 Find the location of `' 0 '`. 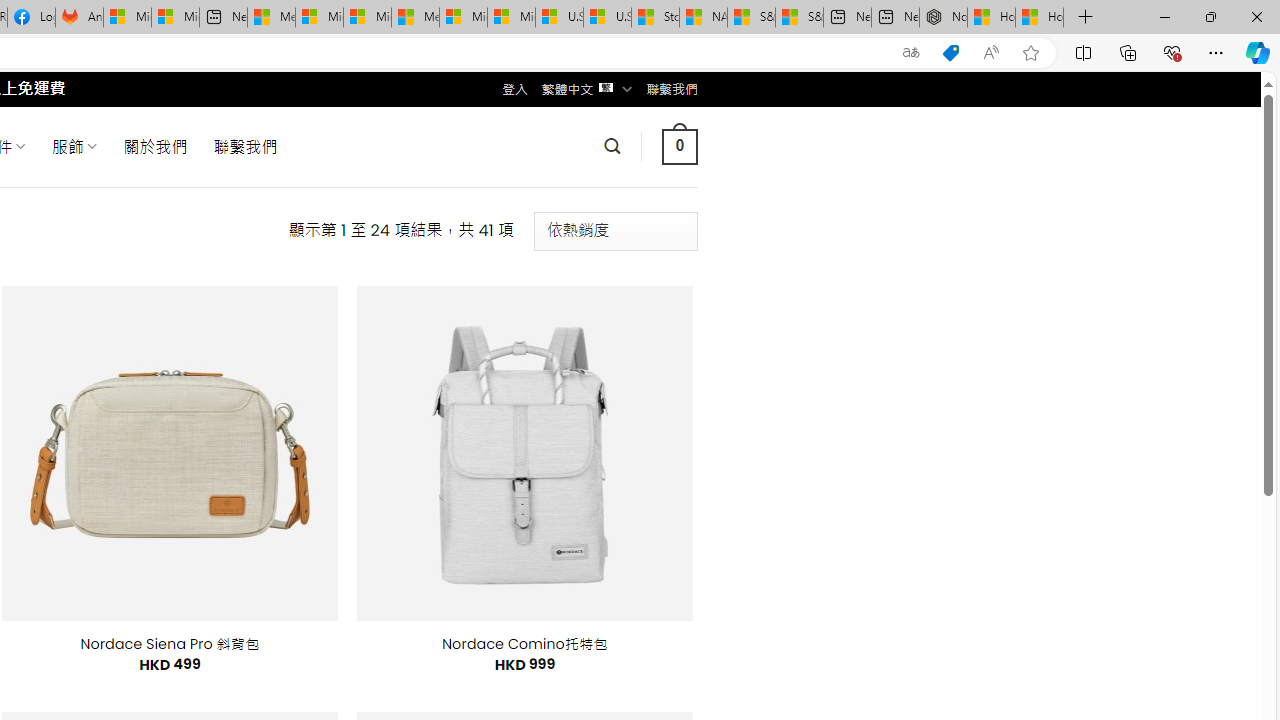

' 0 ' is located at coordinates (679, 145).